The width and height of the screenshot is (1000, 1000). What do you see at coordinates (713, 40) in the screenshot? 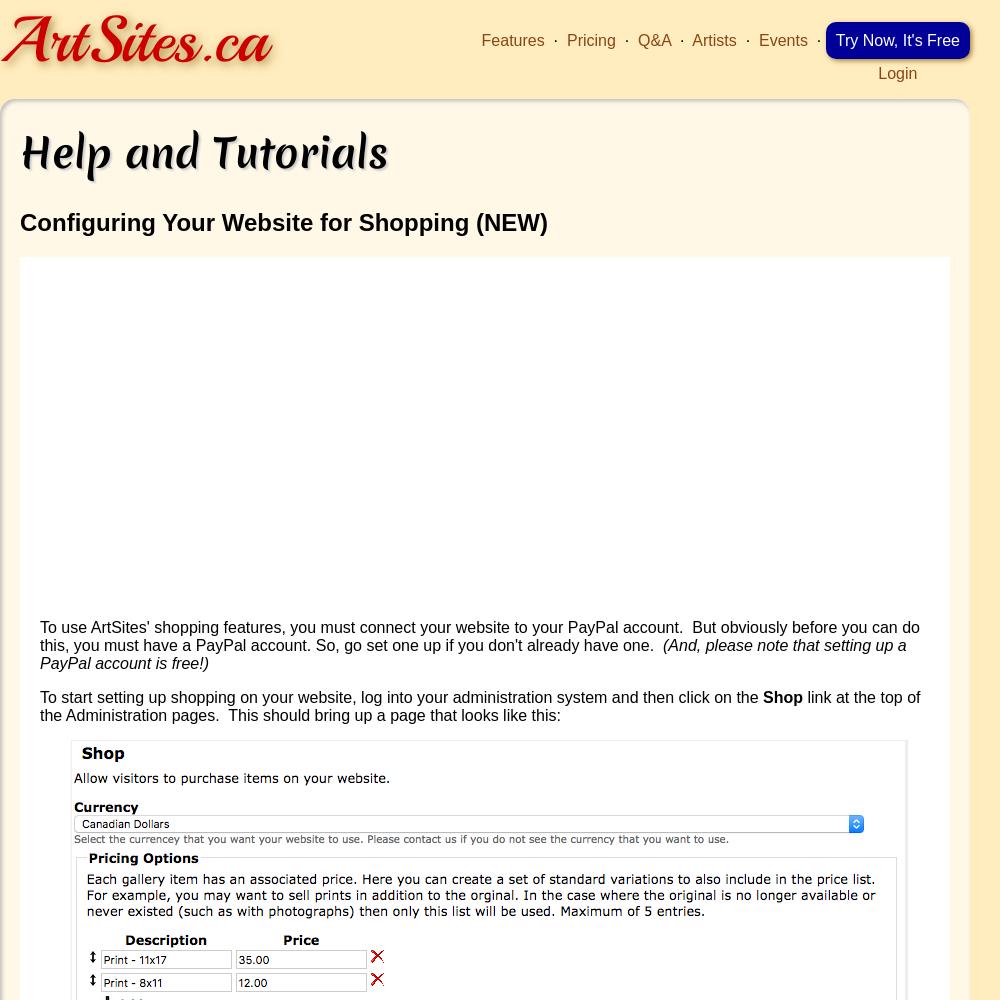
I see `'Artists'` at bounding box center [713, 40].